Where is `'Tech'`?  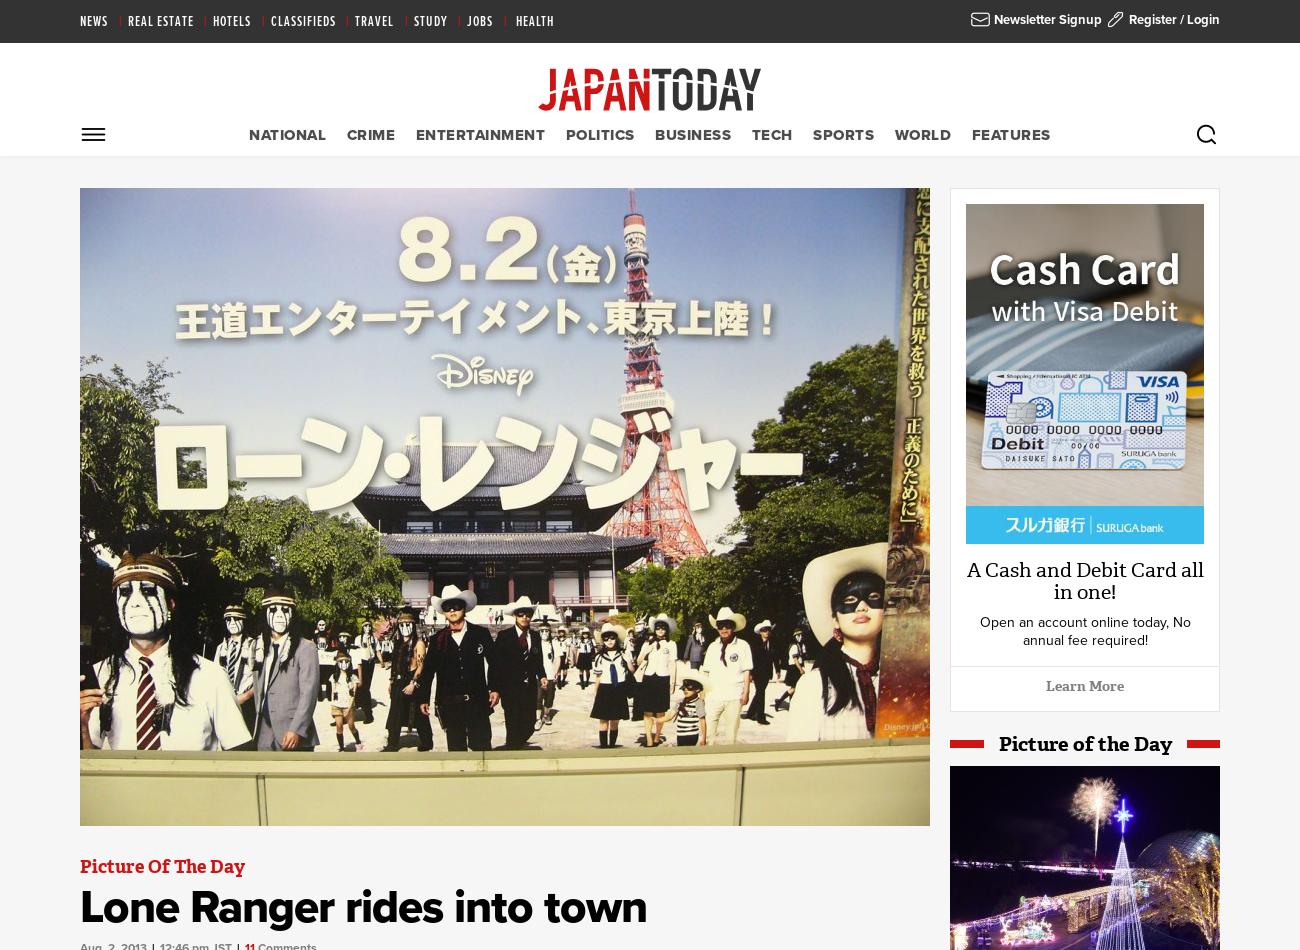 'Tech' is located at coordinates (770, 134).